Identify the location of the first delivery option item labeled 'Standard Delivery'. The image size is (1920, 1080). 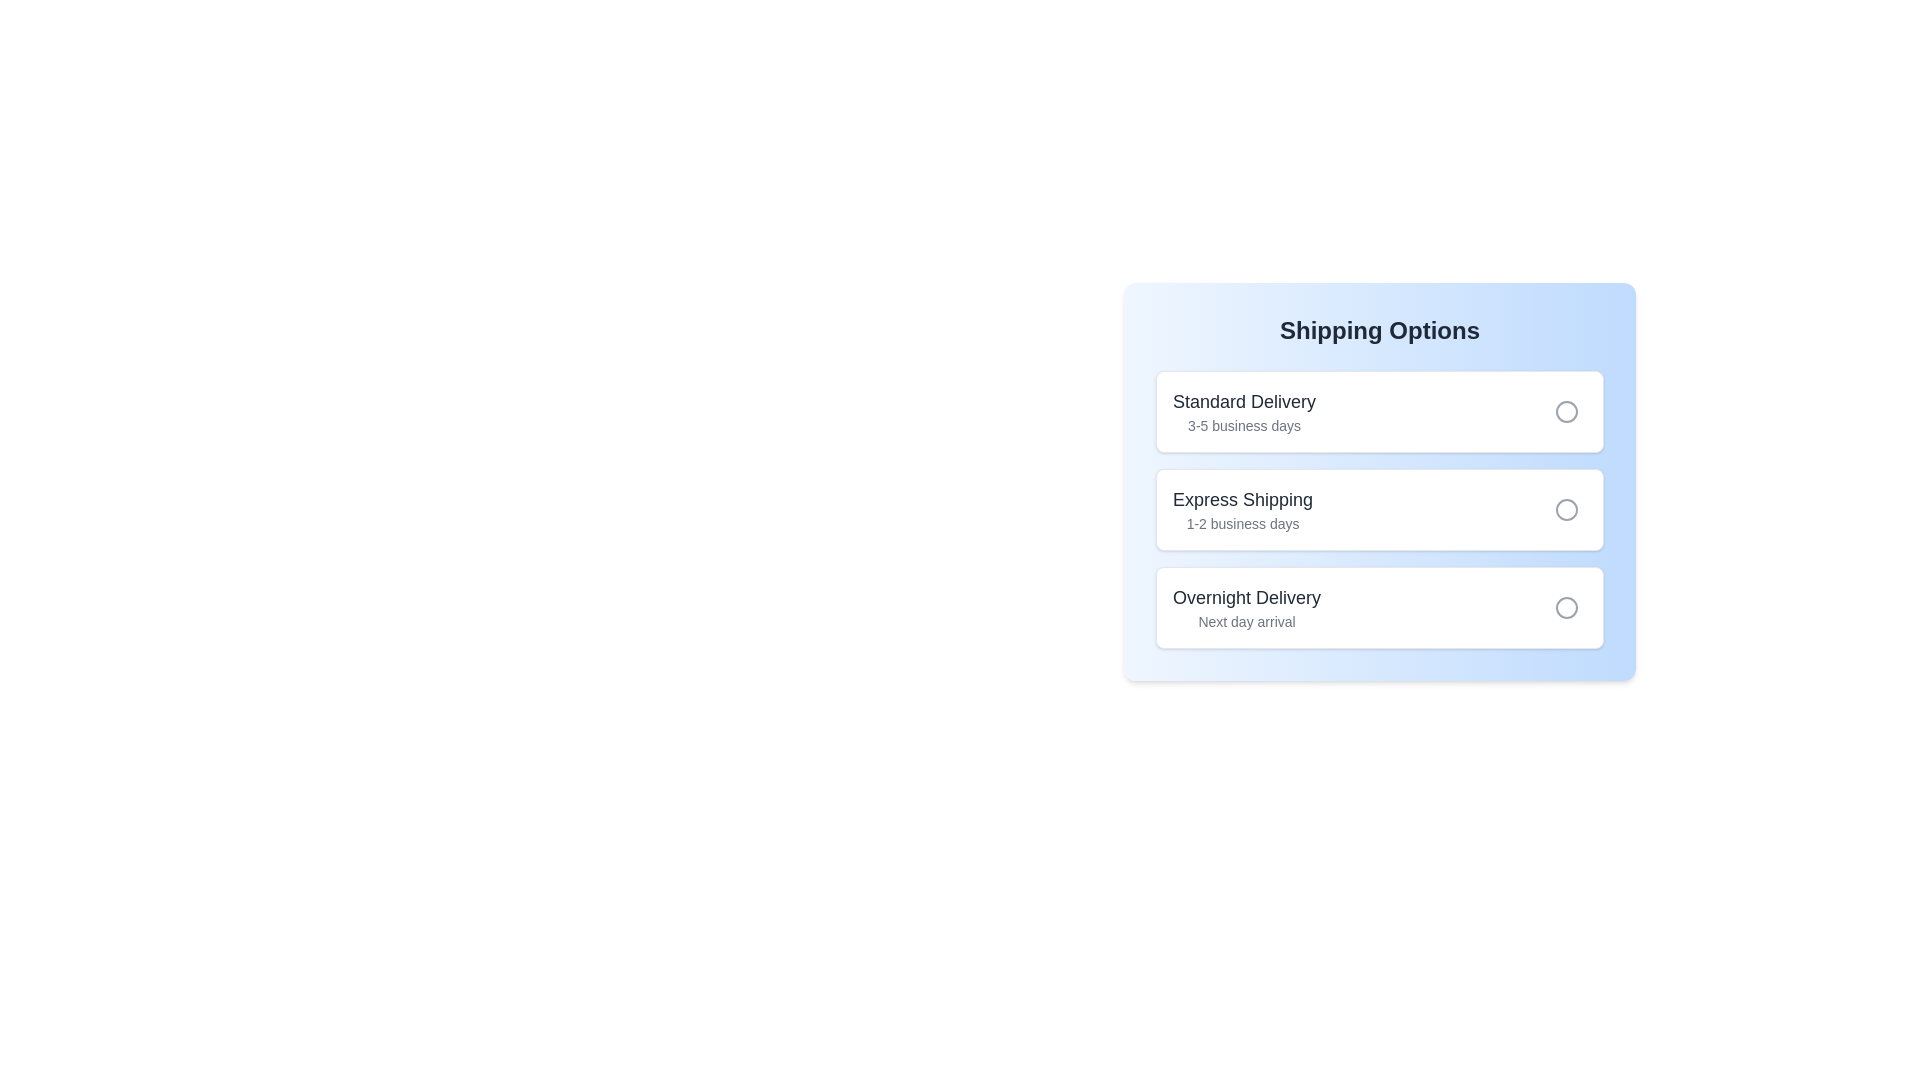
(1379, 411).